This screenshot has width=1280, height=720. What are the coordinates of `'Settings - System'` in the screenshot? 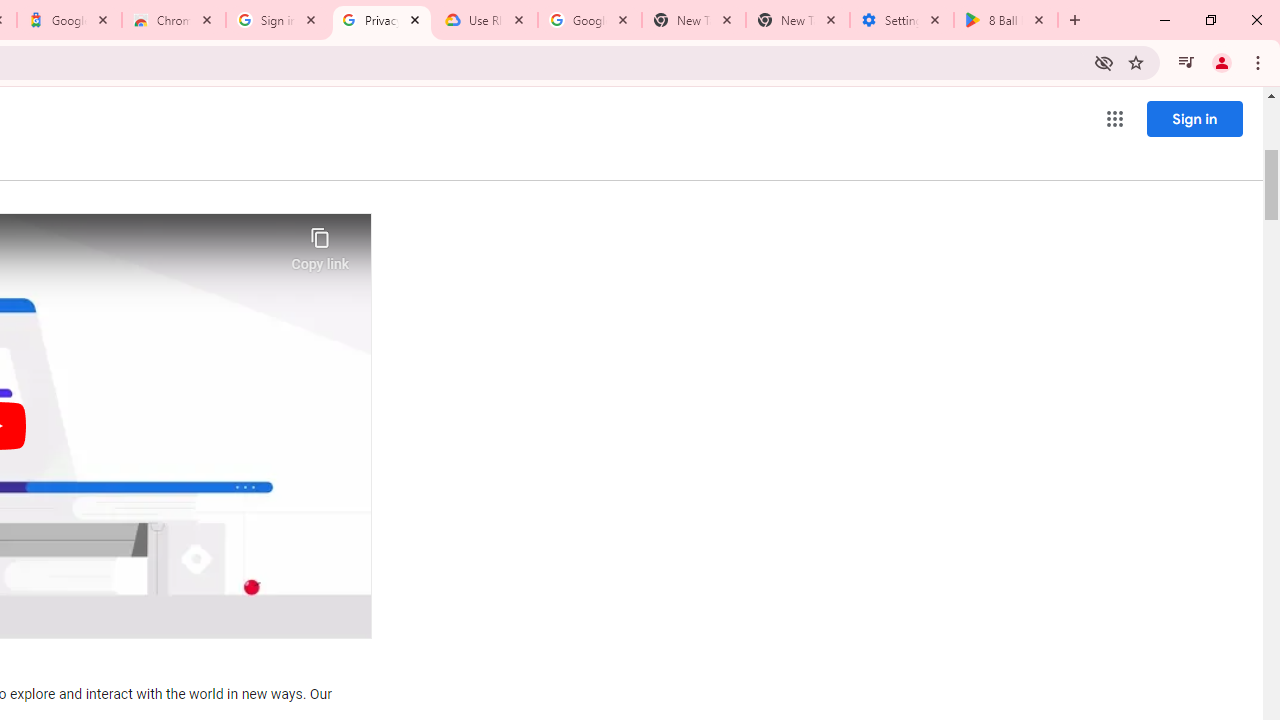 It's located at (900, 20).